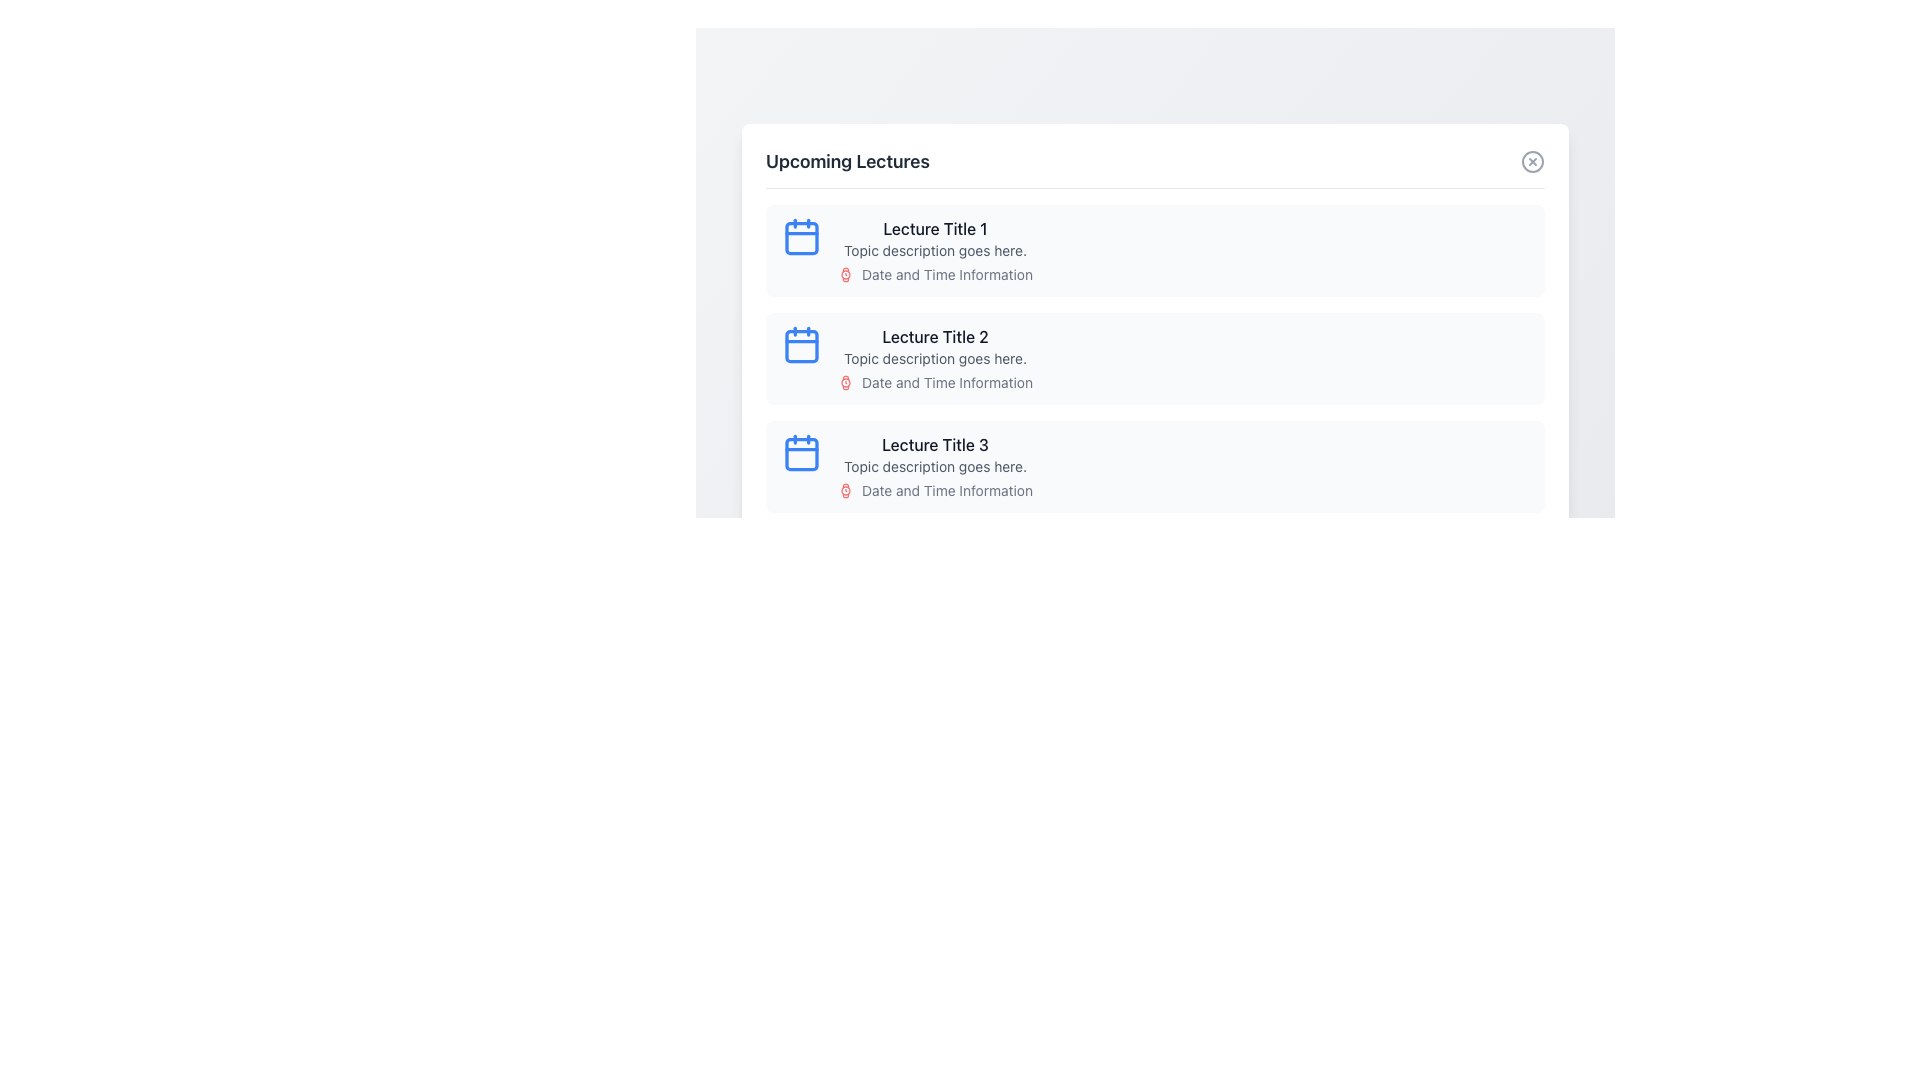 Image resolution: width=1920 pixels, height=1080 pixels. What do you see at coordinates (934, 249) in the screenshot?
I see `the informational panel providing details about the first lecture in the list, which includes its title, description, and date/time` at bounding box center [934, 249].